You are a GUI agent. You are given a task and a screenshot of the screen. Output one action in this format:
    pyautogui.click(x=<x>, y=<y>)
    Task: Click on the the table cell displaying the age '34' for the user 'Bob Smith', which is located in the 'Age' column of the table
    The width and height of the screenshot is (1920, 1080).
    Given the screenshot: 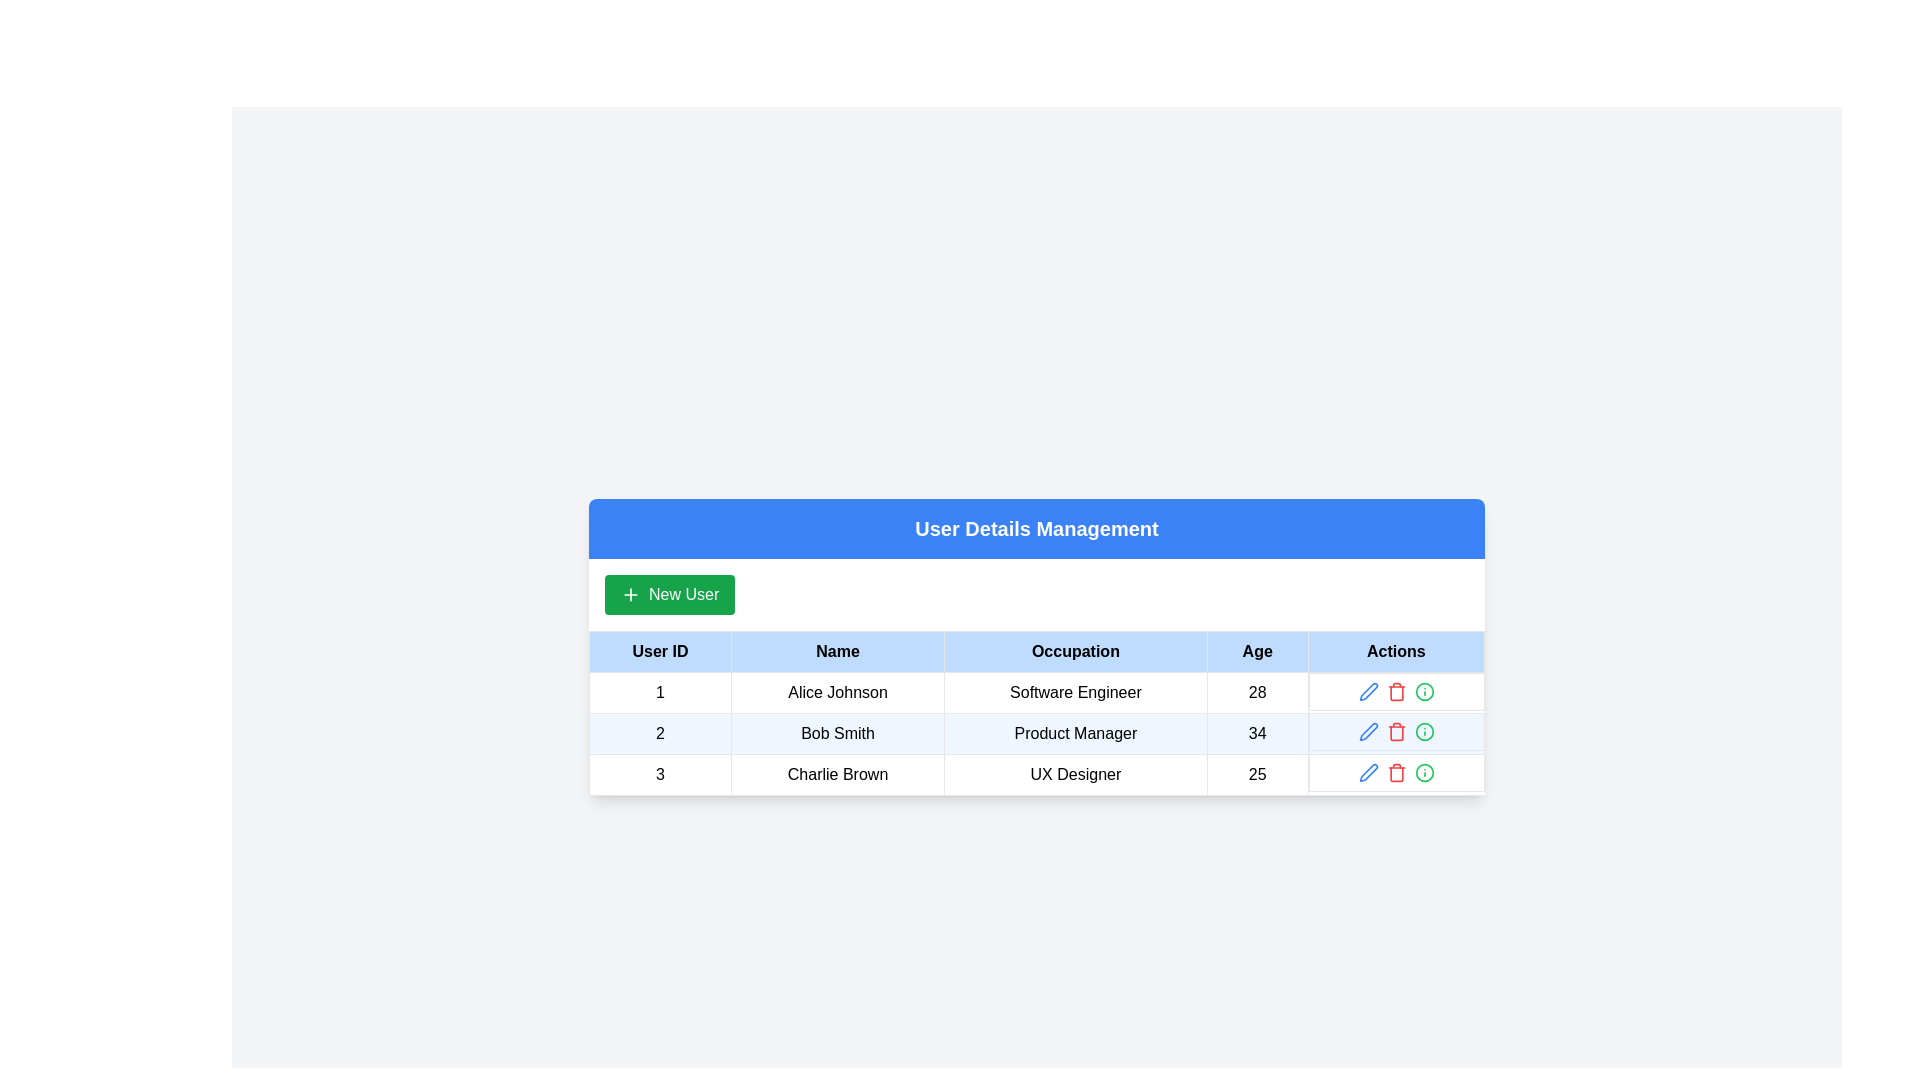 What is the action you would take?
    pyautogui.click(x=1256, y=733)
    